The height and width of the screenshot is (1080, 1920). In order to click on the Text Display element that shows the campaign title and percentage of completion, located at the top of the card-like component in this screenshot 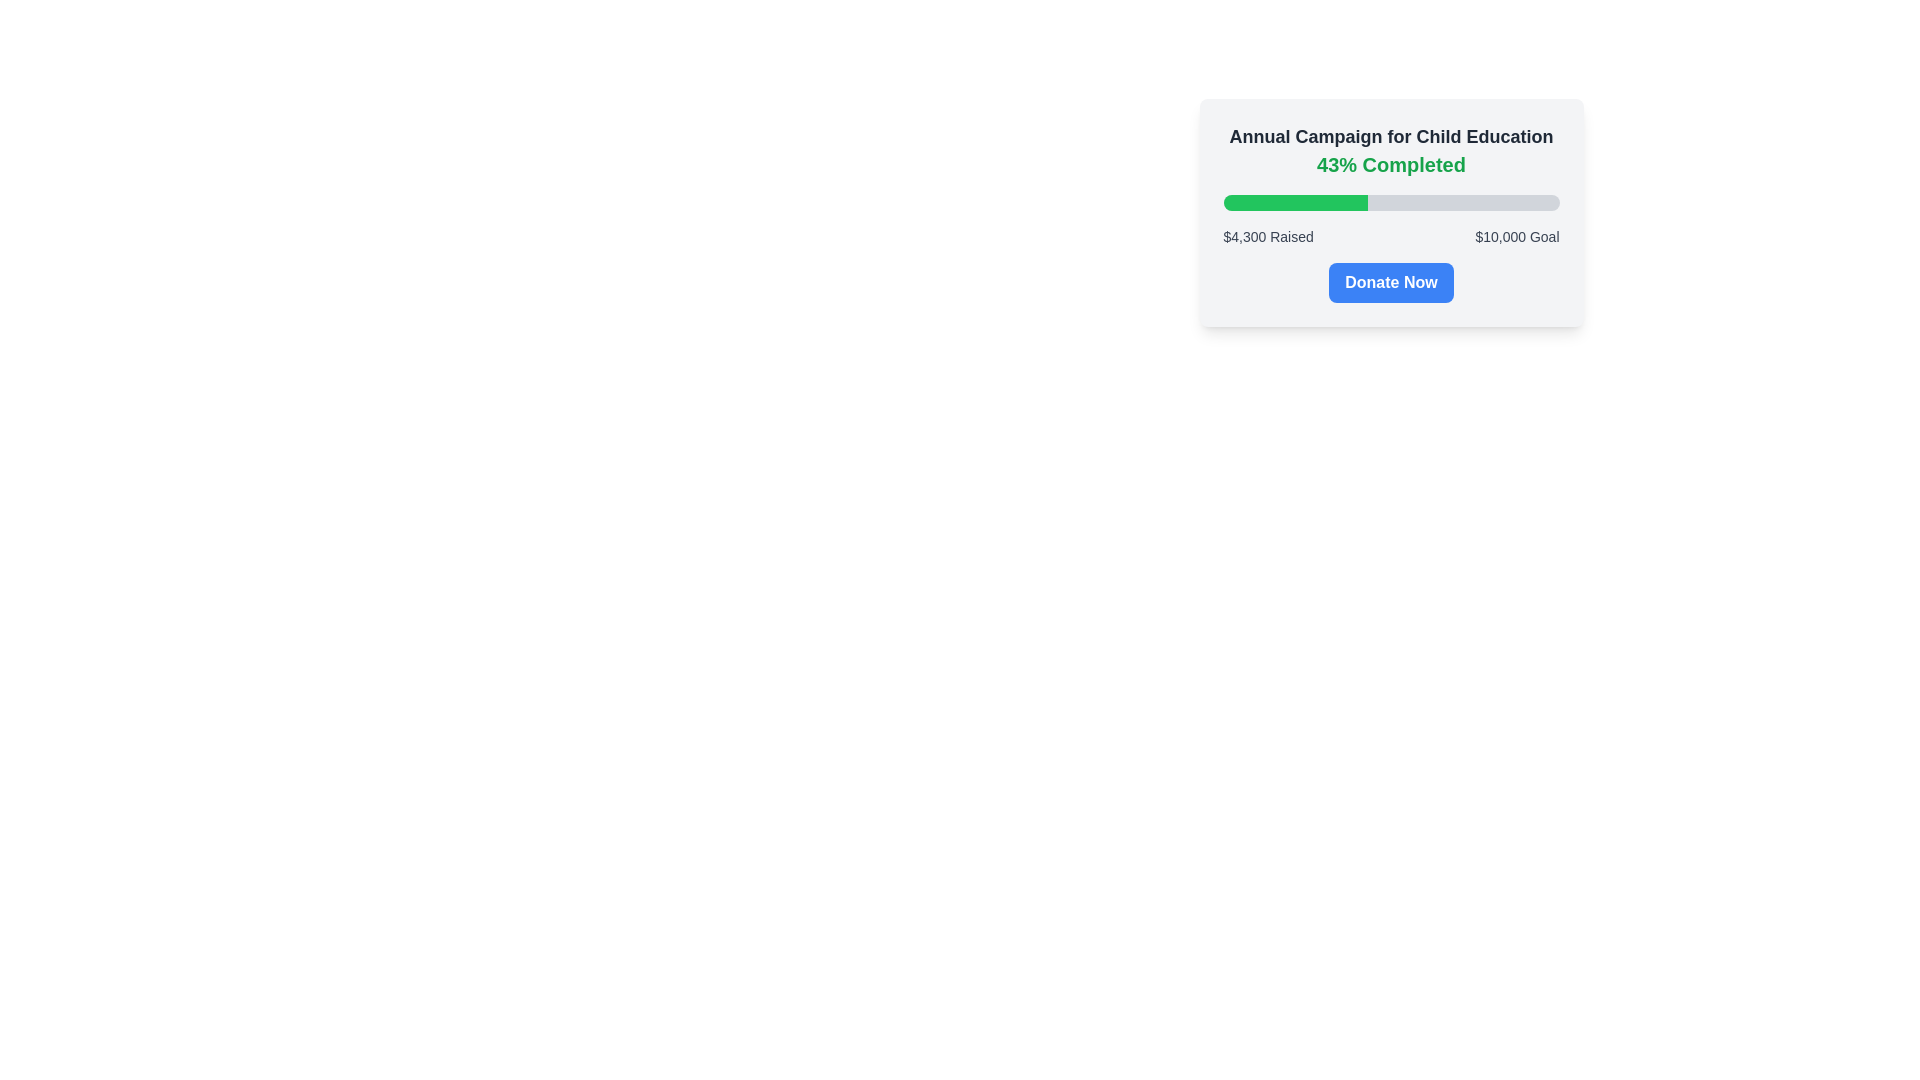, I will do `click(1390, 149)`.